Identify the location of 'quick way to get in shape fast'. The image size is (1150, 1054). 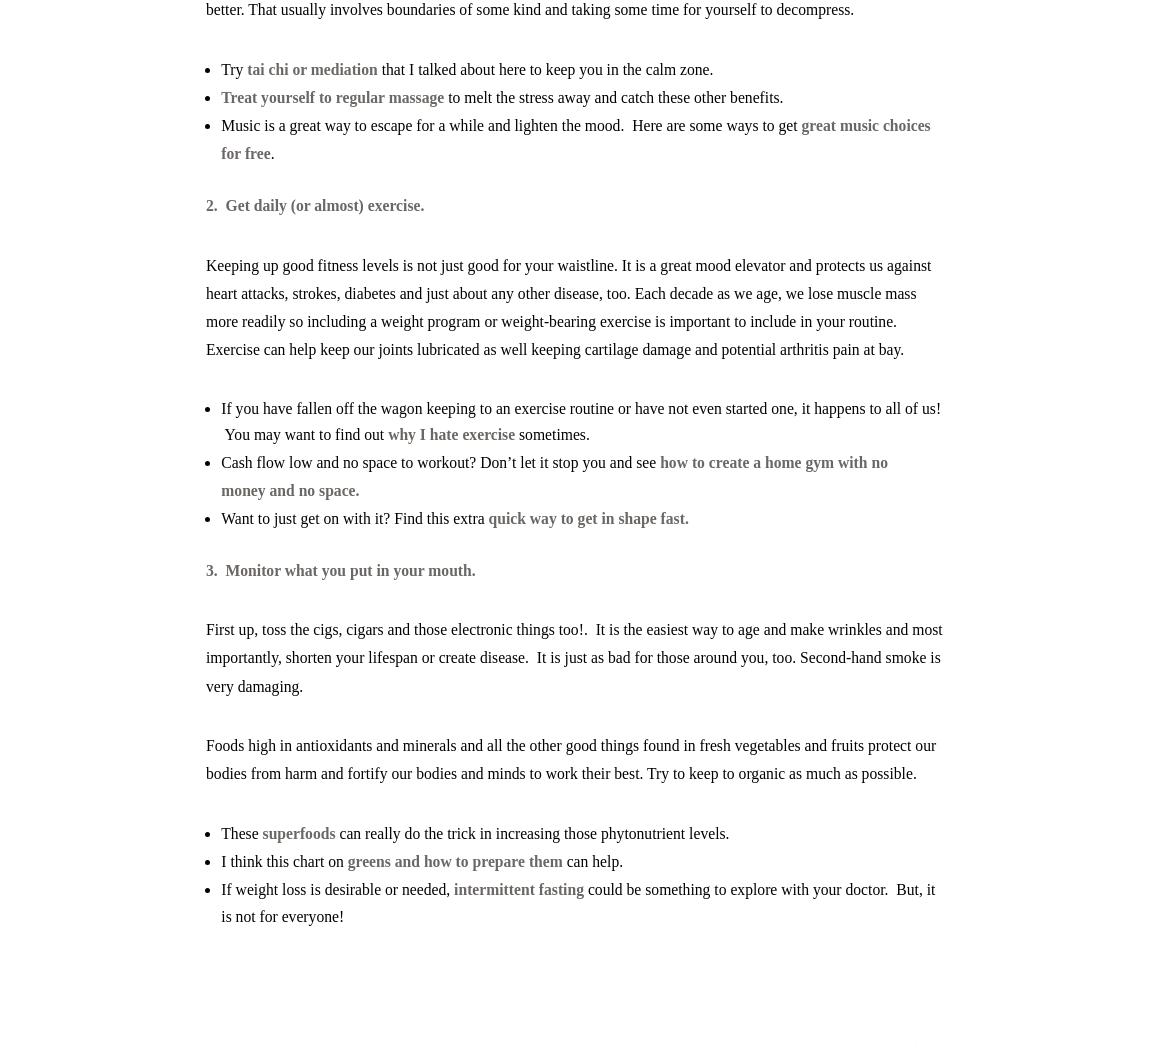
(487, 517).